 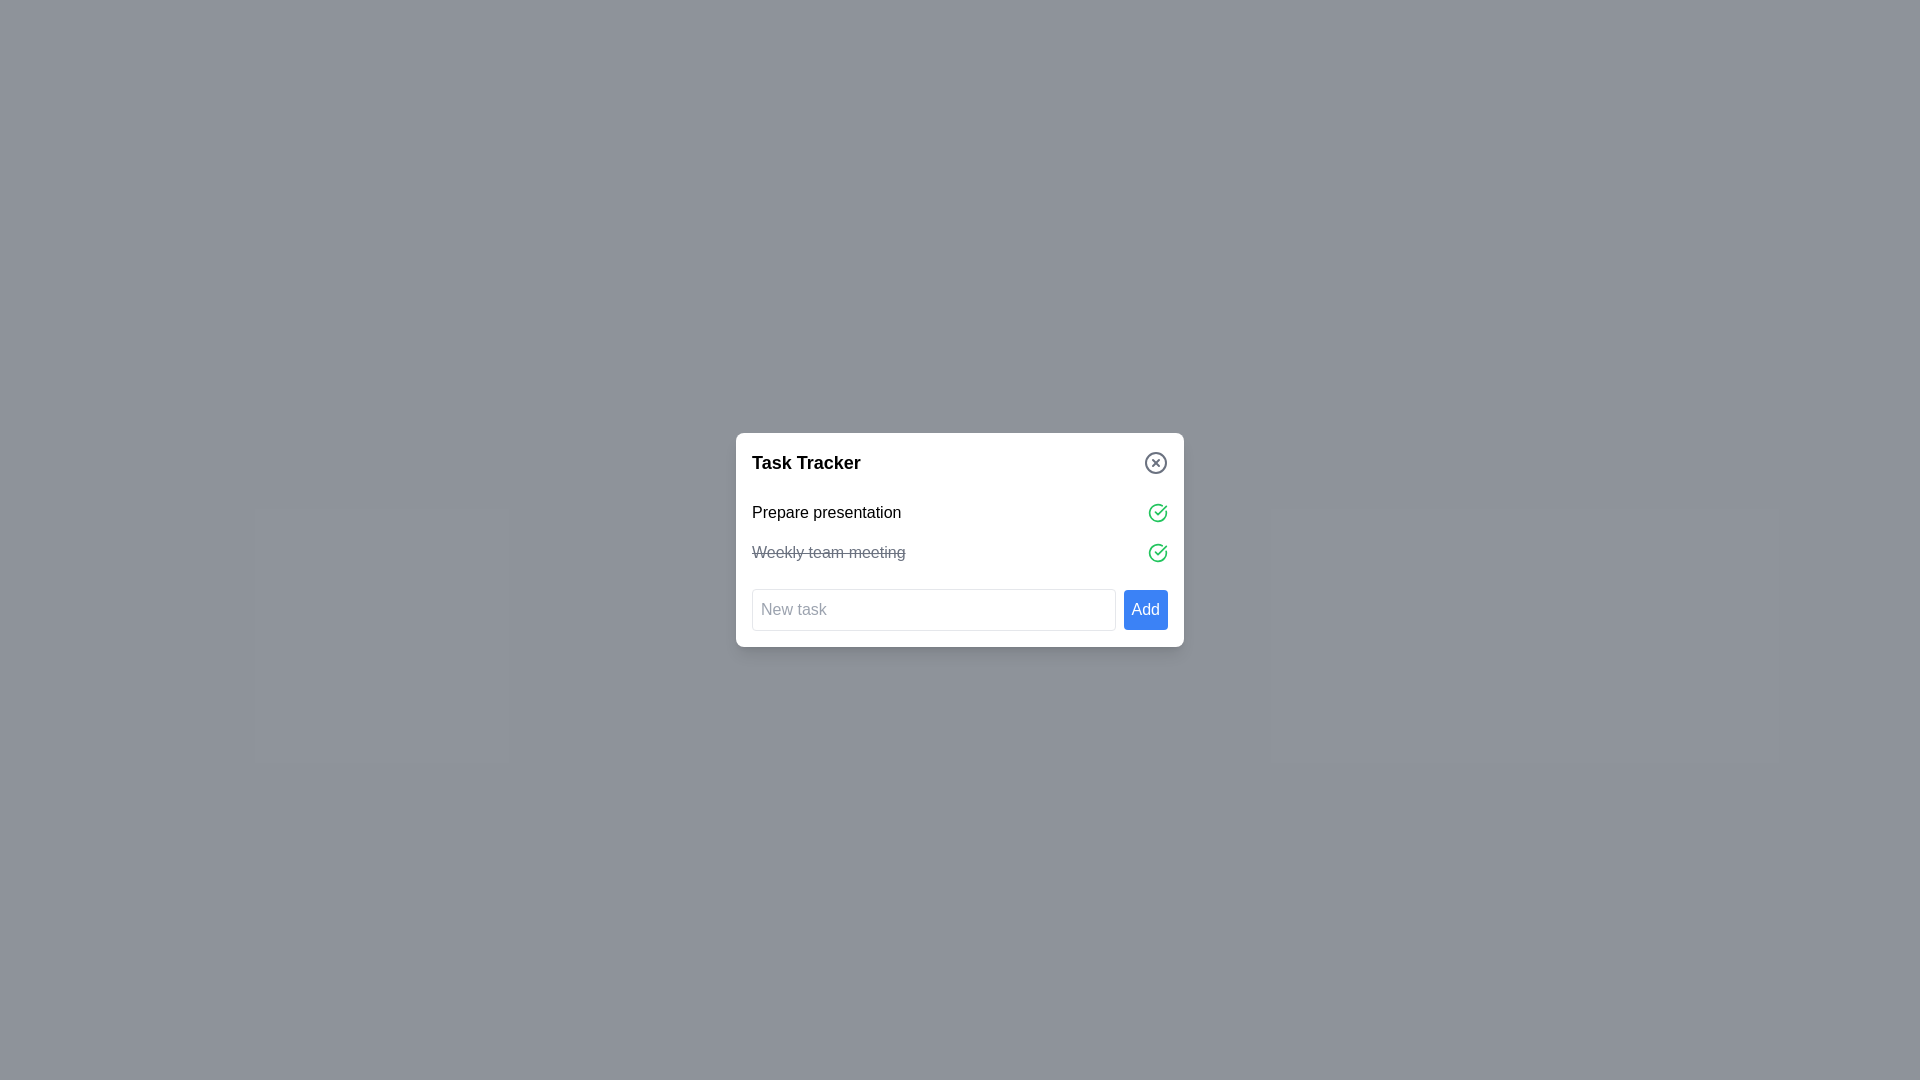 What do you see at coordinates (960, 552) in the screenshot?
I see `the checkmark of the completed task labeled in the 'Task Tracker' widget` at bounding box center [960, 552].